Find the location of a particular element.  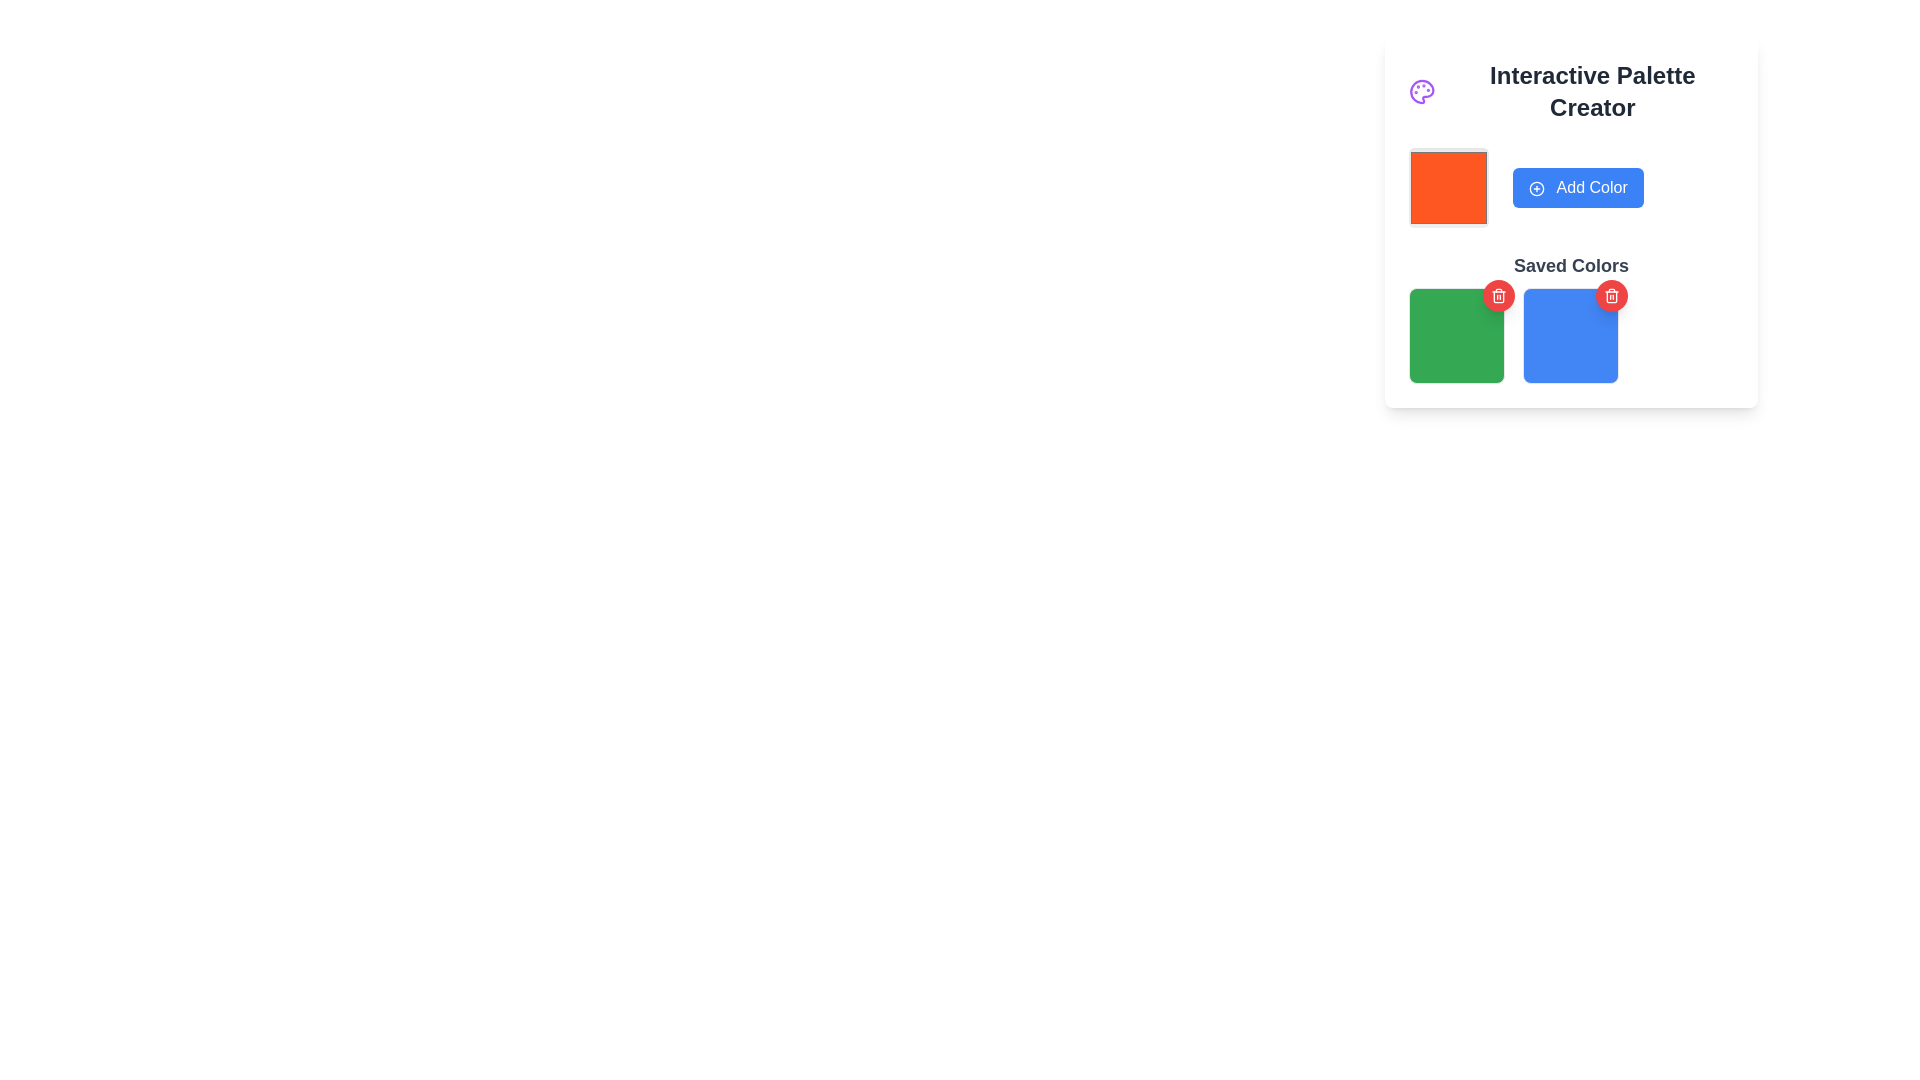

the 'Add Color' icon located to the left of the text label is located at coordinates (1535, 188).